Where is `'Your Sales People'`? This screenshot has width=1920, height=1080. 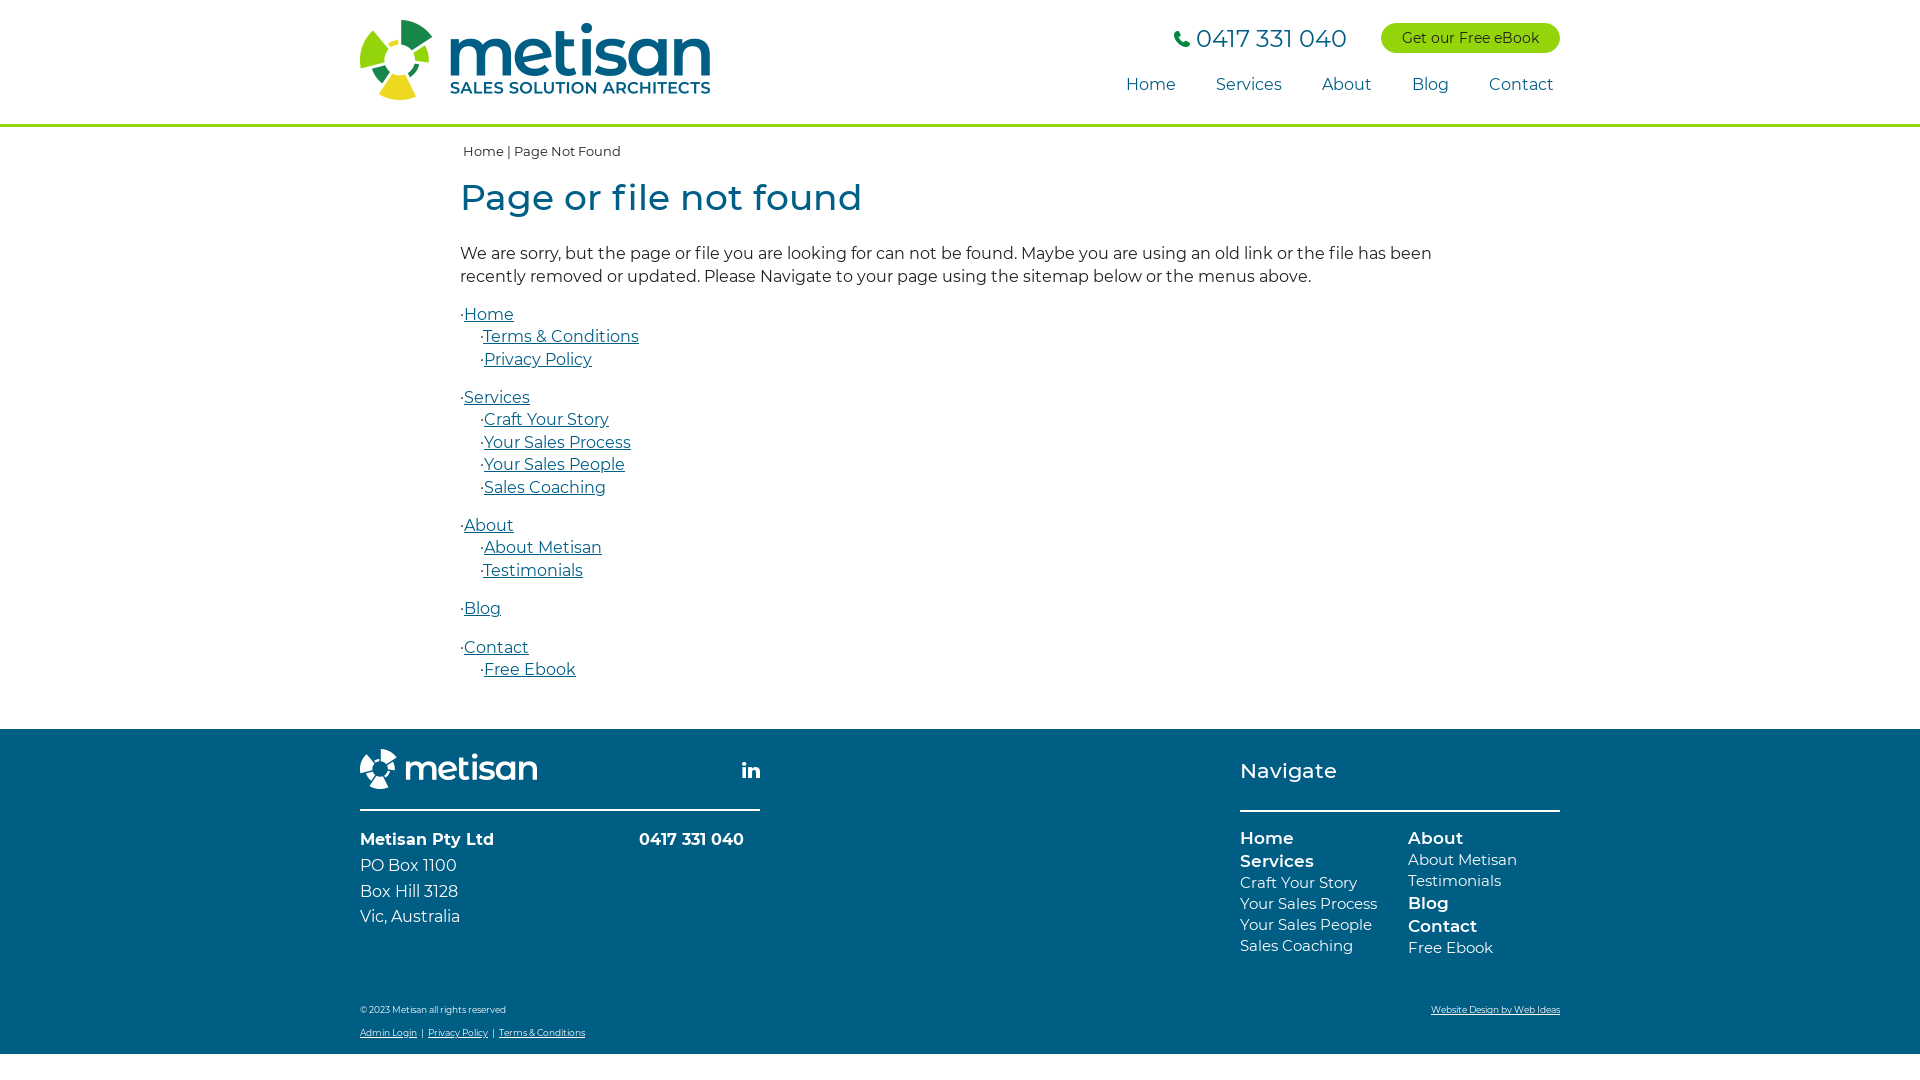
'Your Sales People' is located at coordinates (484, 464).